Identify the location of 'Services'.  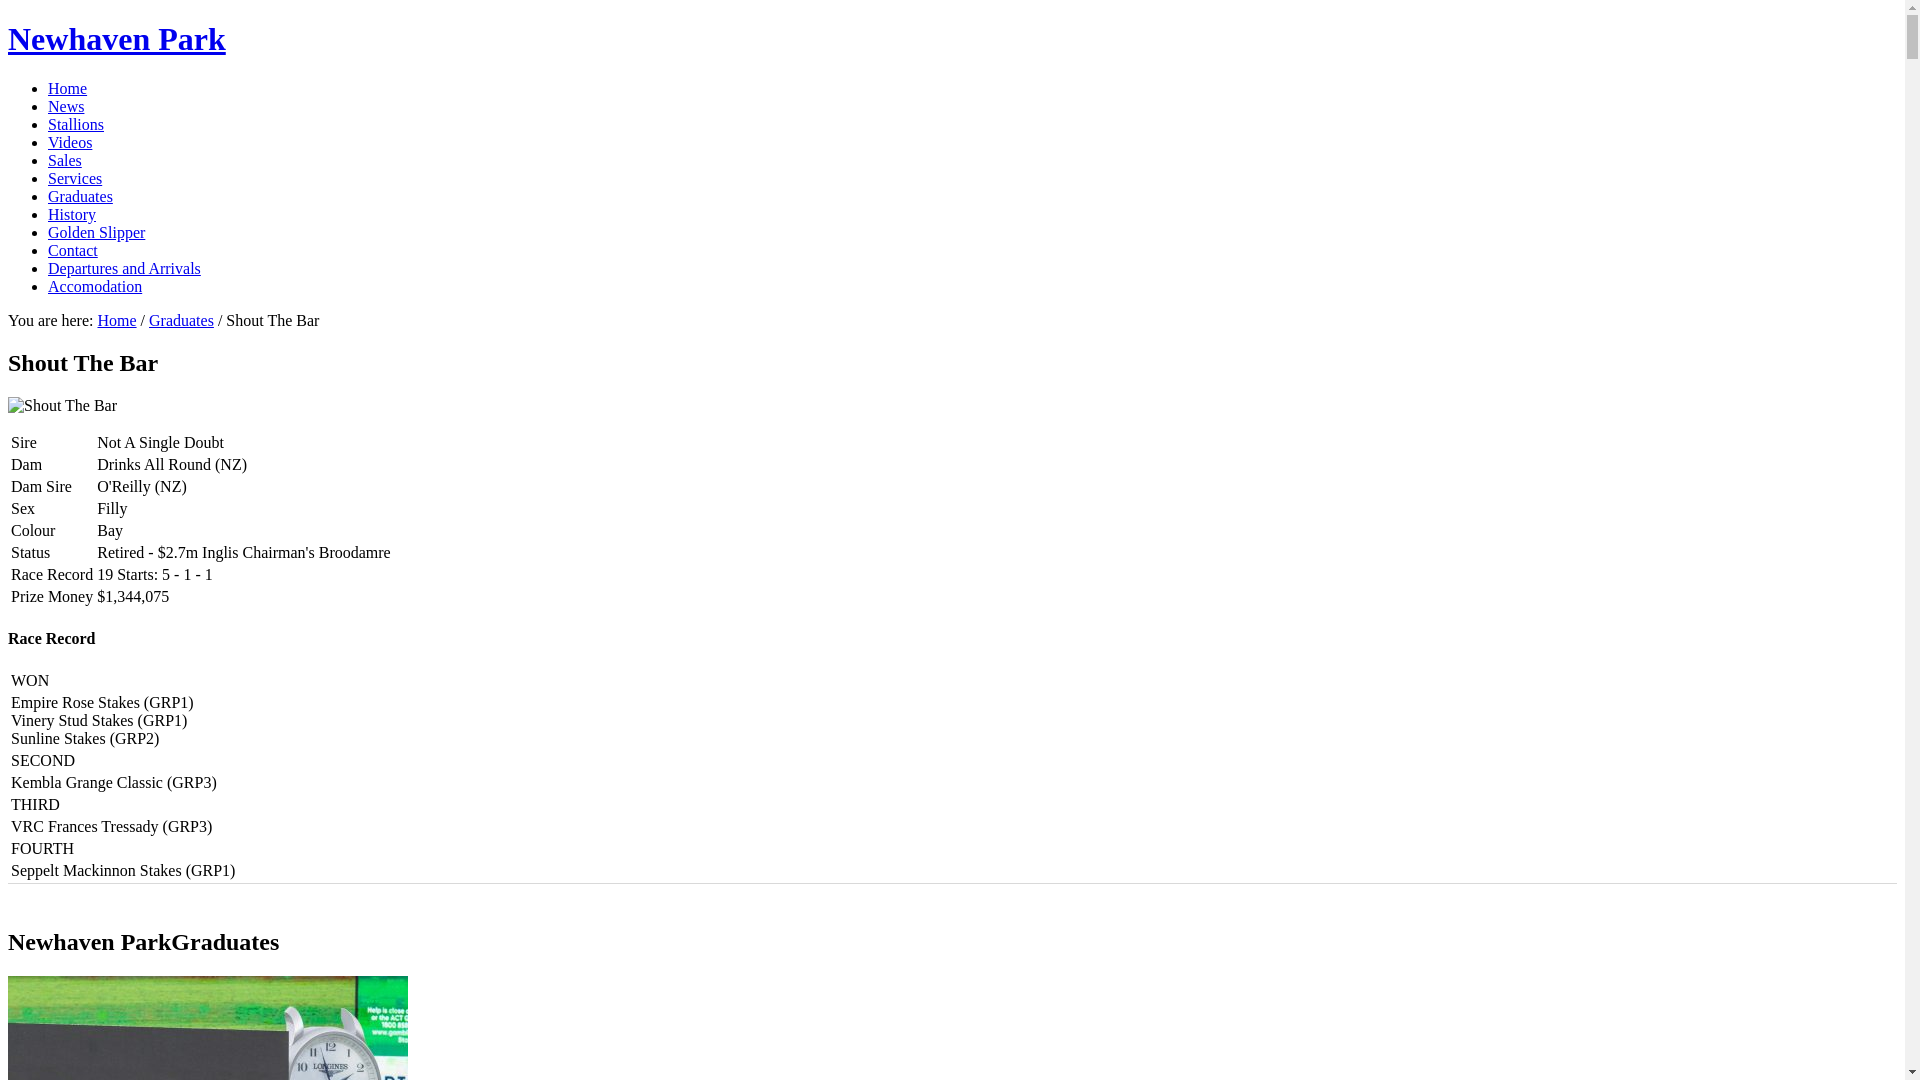
(48, 177).